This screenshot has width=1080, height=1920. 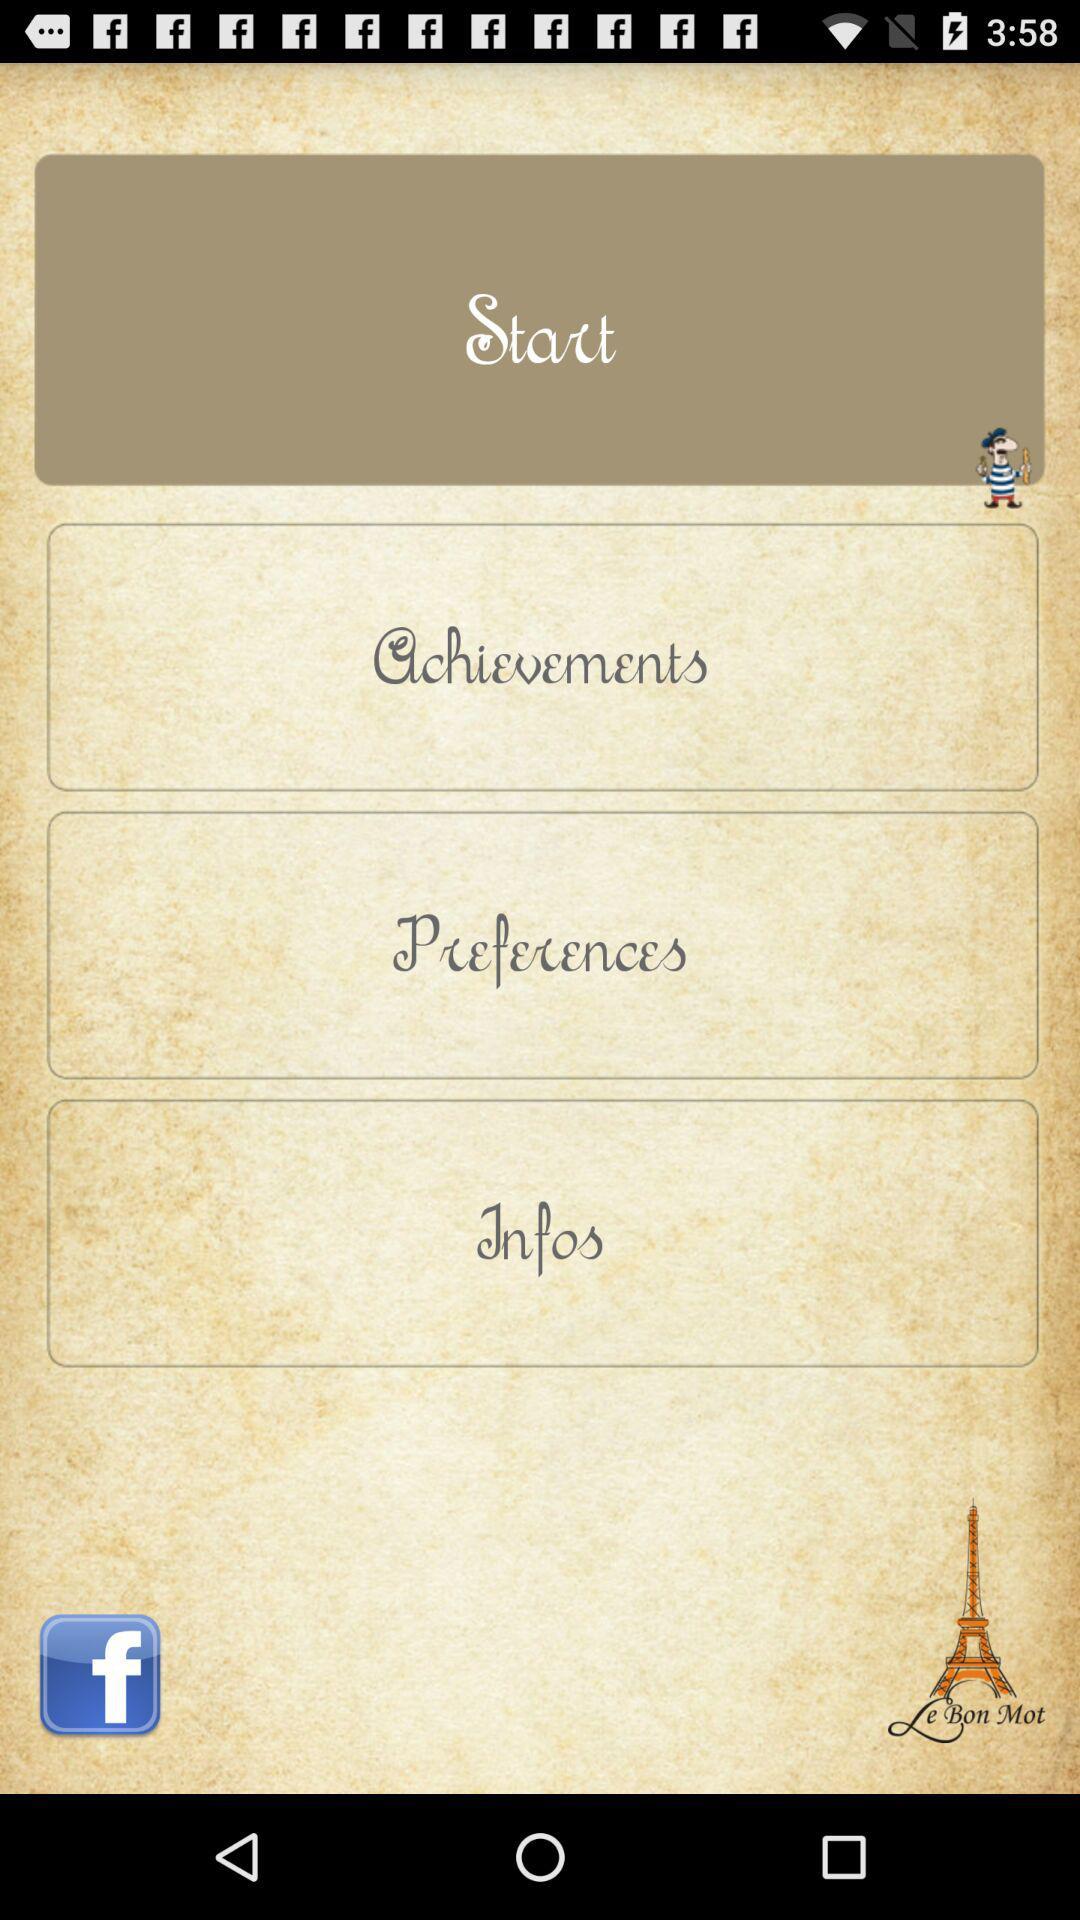 I want to click on preferences item, so click(x=540, y=943).